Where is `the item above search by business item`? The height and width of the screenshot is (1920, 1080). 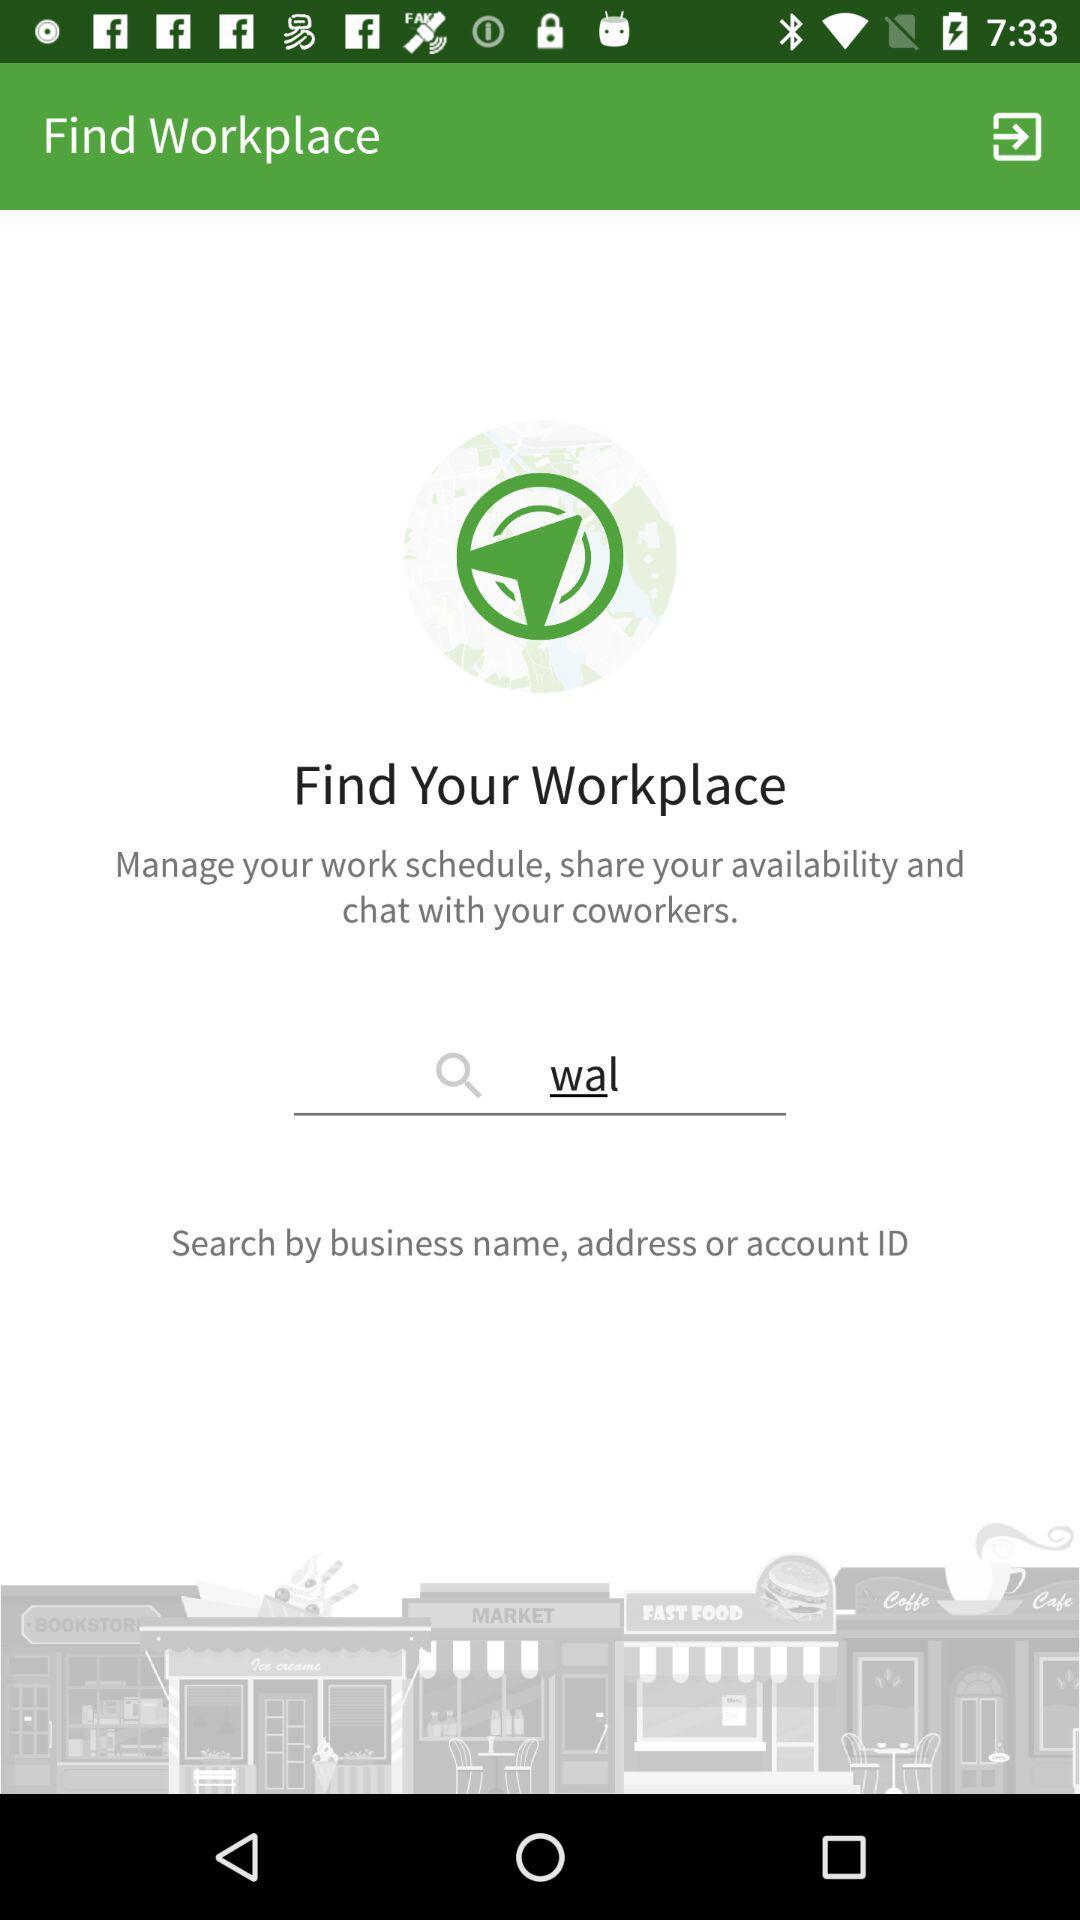
the item above search by business item is located at coordinates (540, 1076).